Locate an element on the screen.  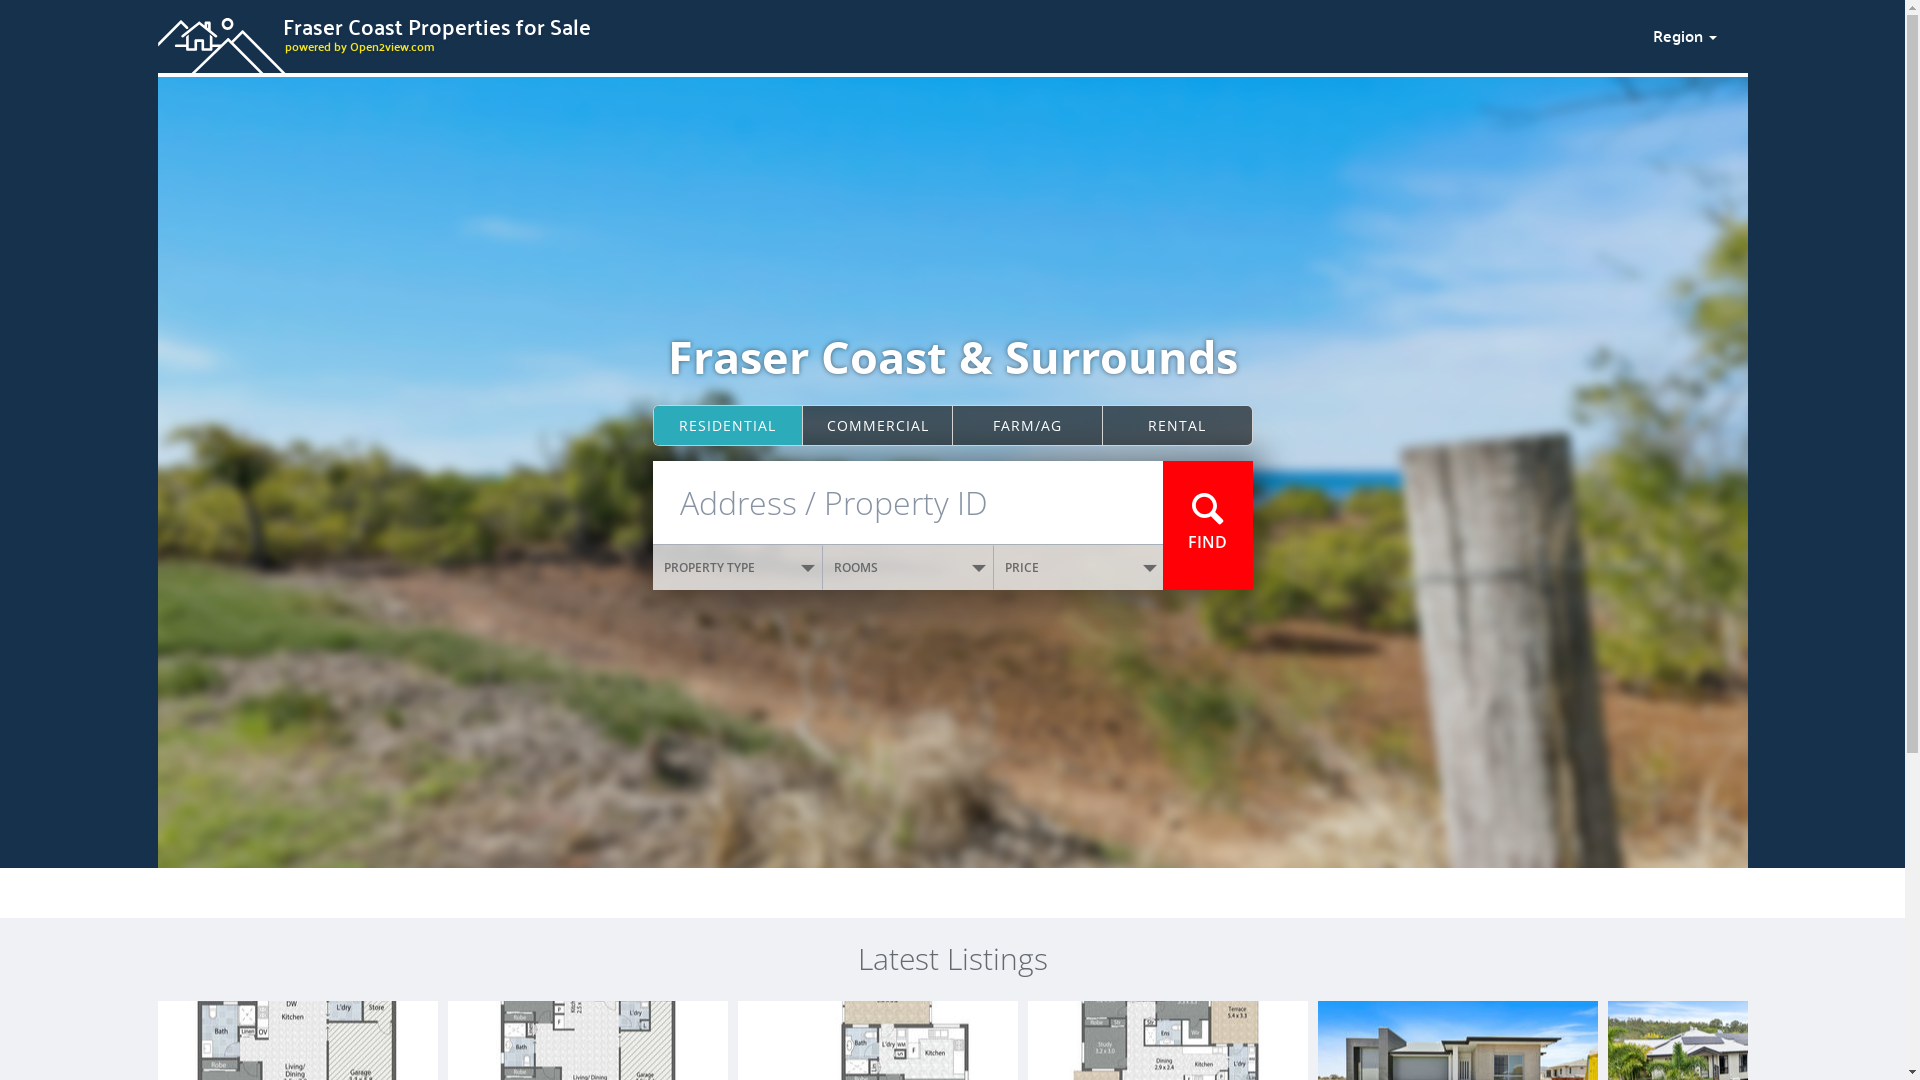
'ROOMS' is located at coordinates (907, 567).